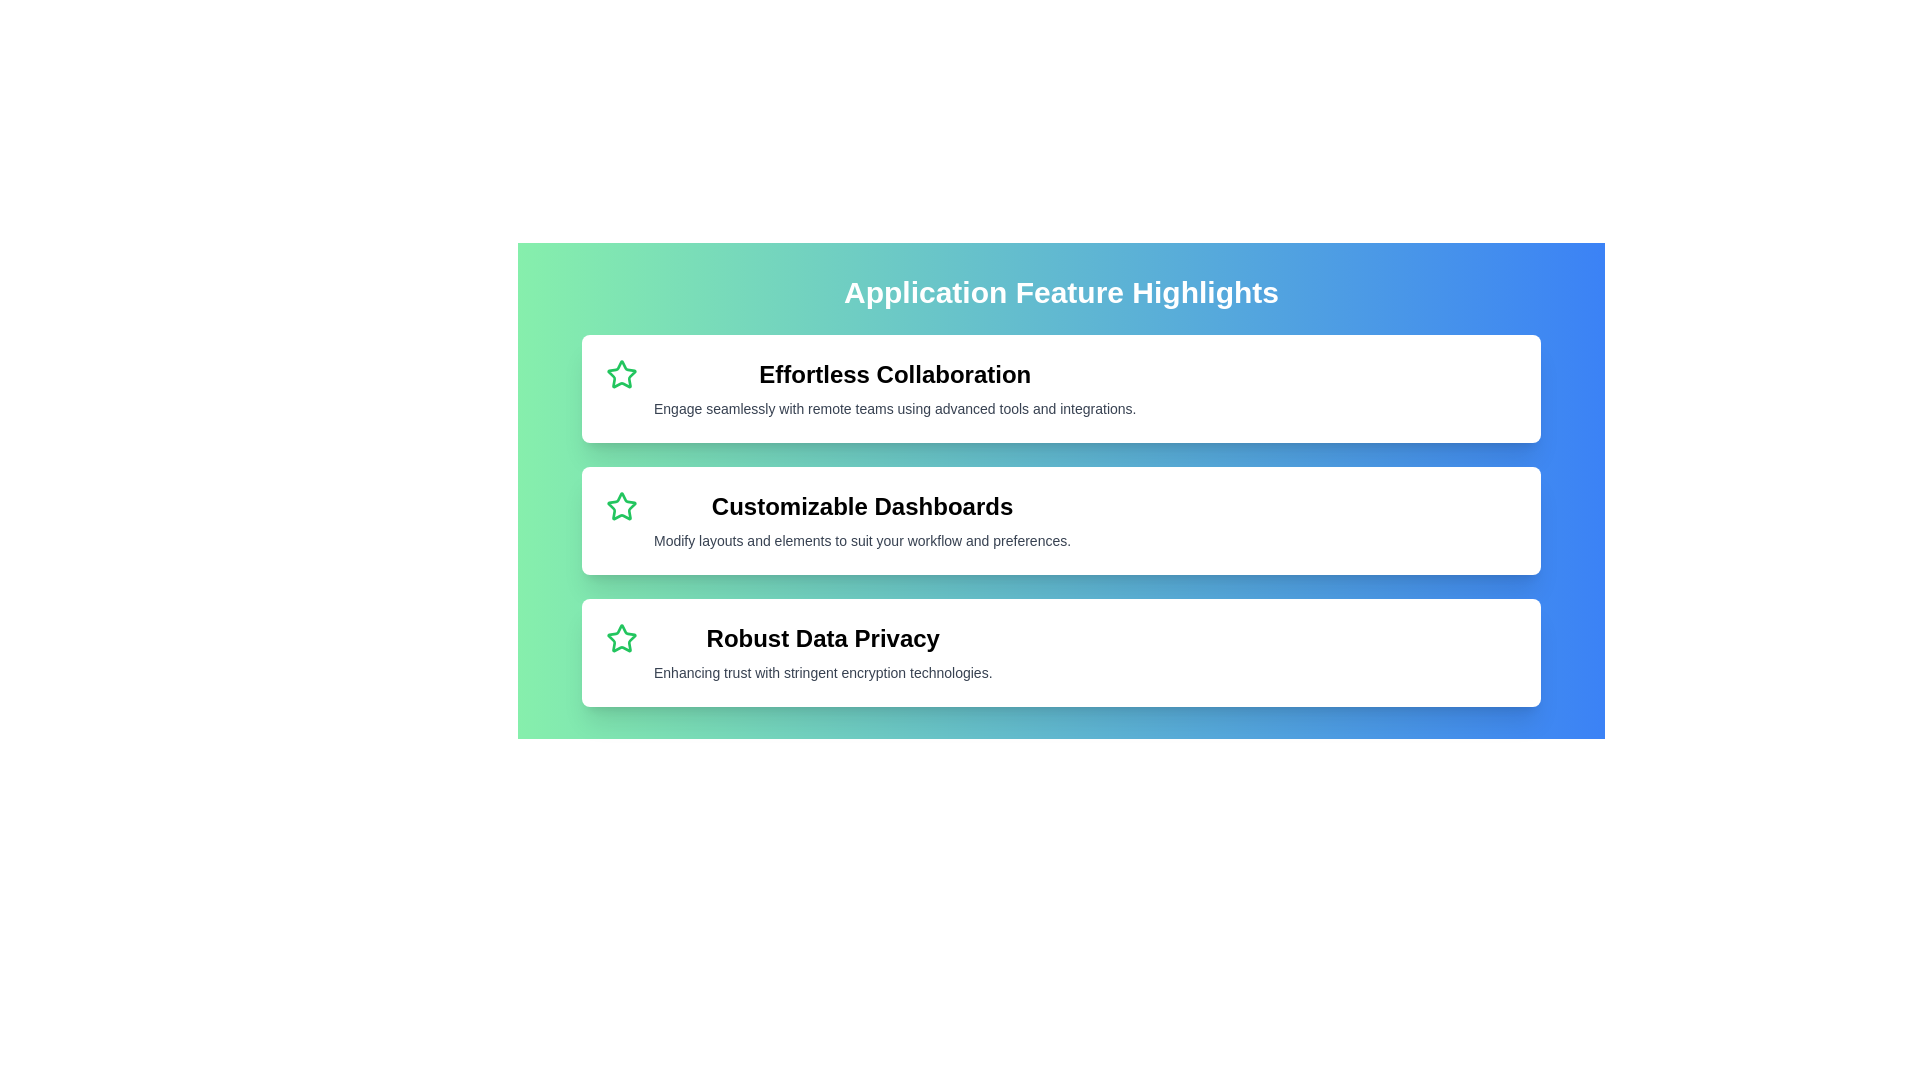  What do you see at coordinates (621, 505) in the screenshot?
I see `the green outlined star icon located to the left of the 'Customizable Dashboards' heading to interact with the associated content` at bounding box center [621, 505].